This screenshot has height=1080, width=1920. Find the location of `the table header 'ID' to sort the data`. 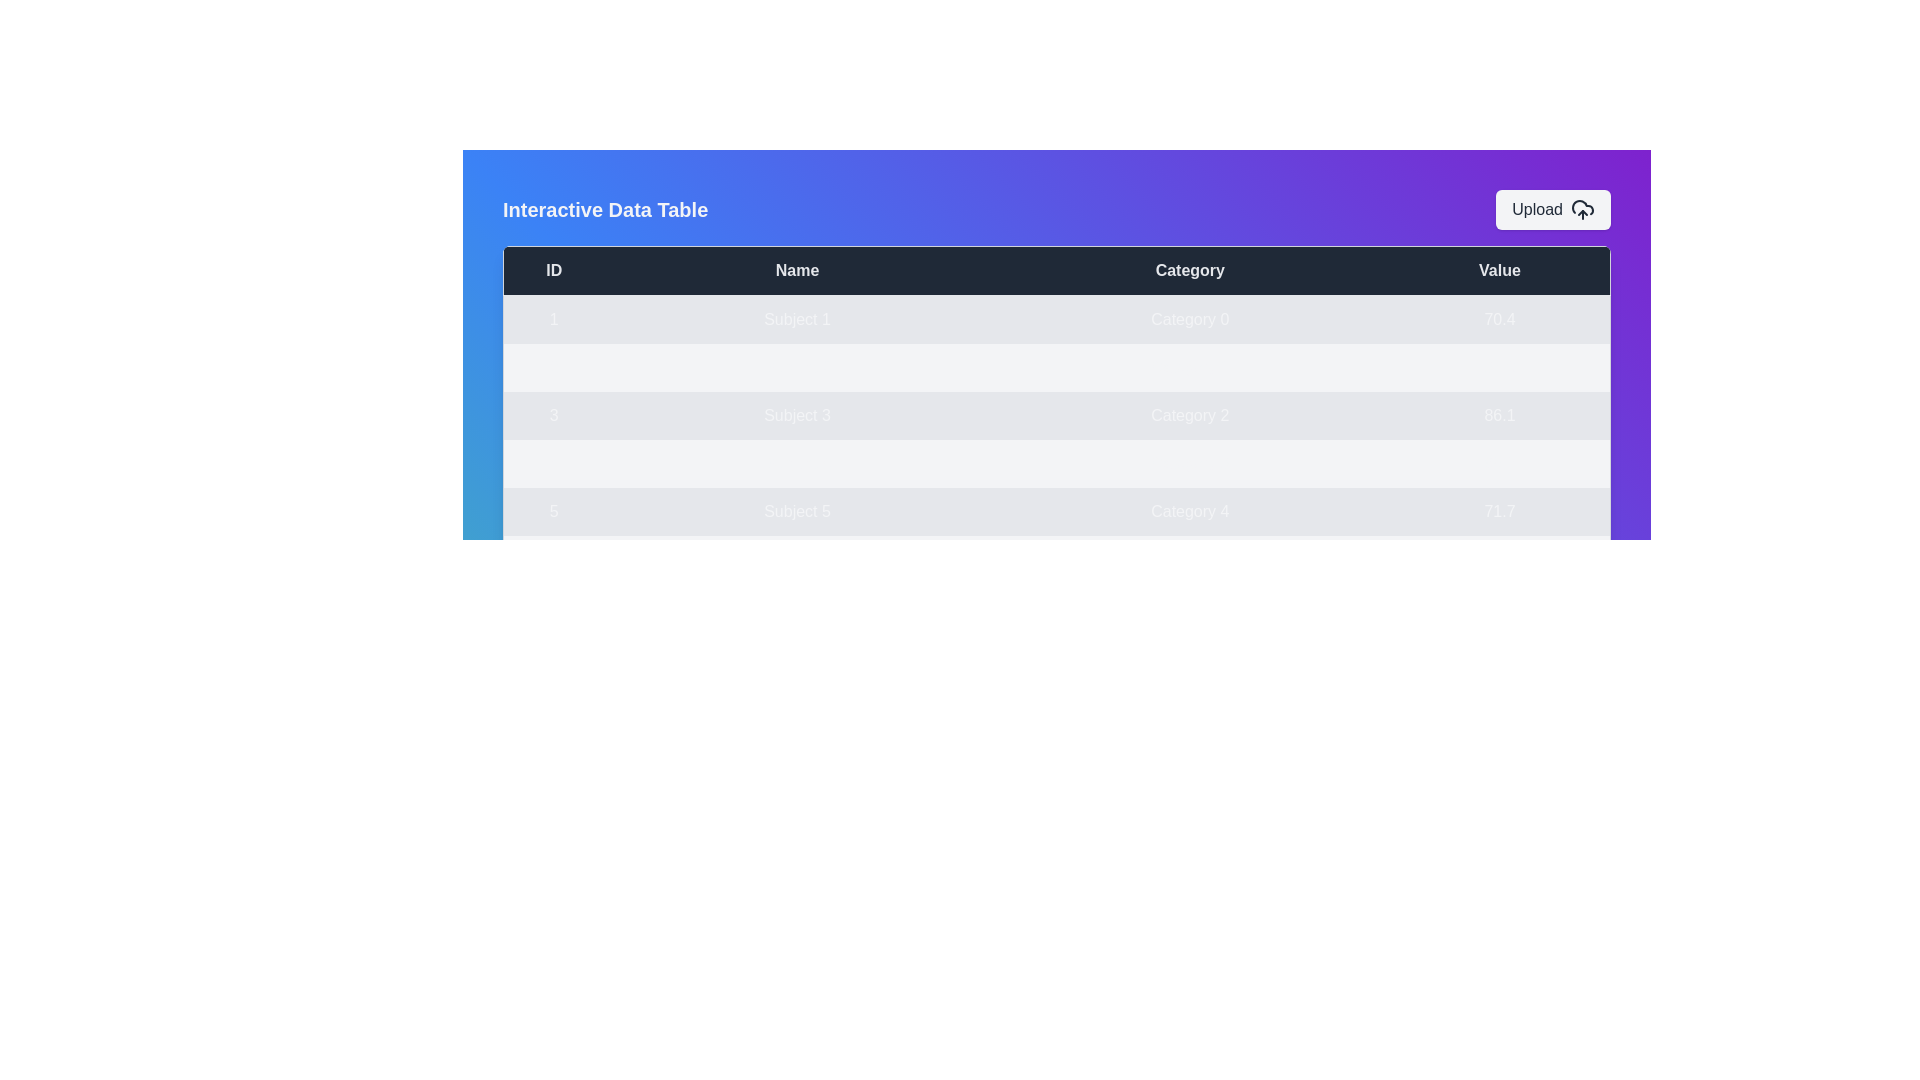

the table header 'ID' to sort the data is located at coordinates (553, 270).